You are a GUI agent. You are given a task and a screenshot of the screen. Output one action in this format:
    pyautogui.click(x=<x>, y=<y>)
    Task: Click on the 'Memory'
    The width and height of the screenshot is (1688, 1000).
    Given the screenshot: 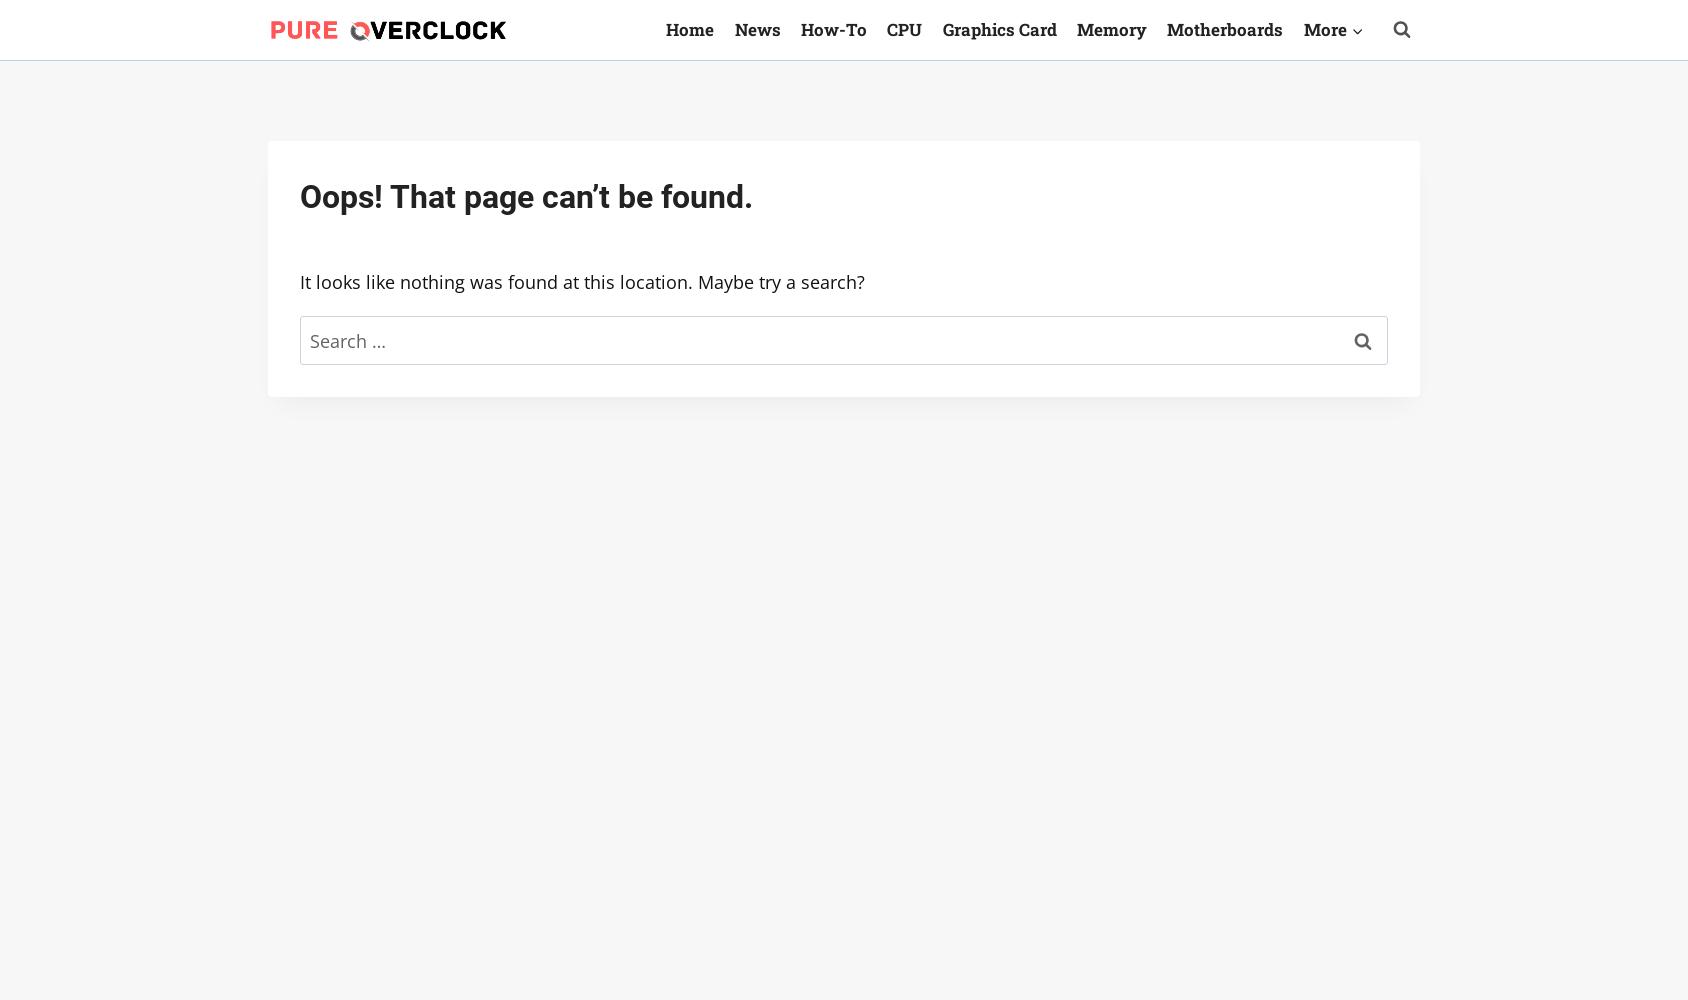 What is the action you would take?
    pyautogui.click(x=1111, y=28)
    